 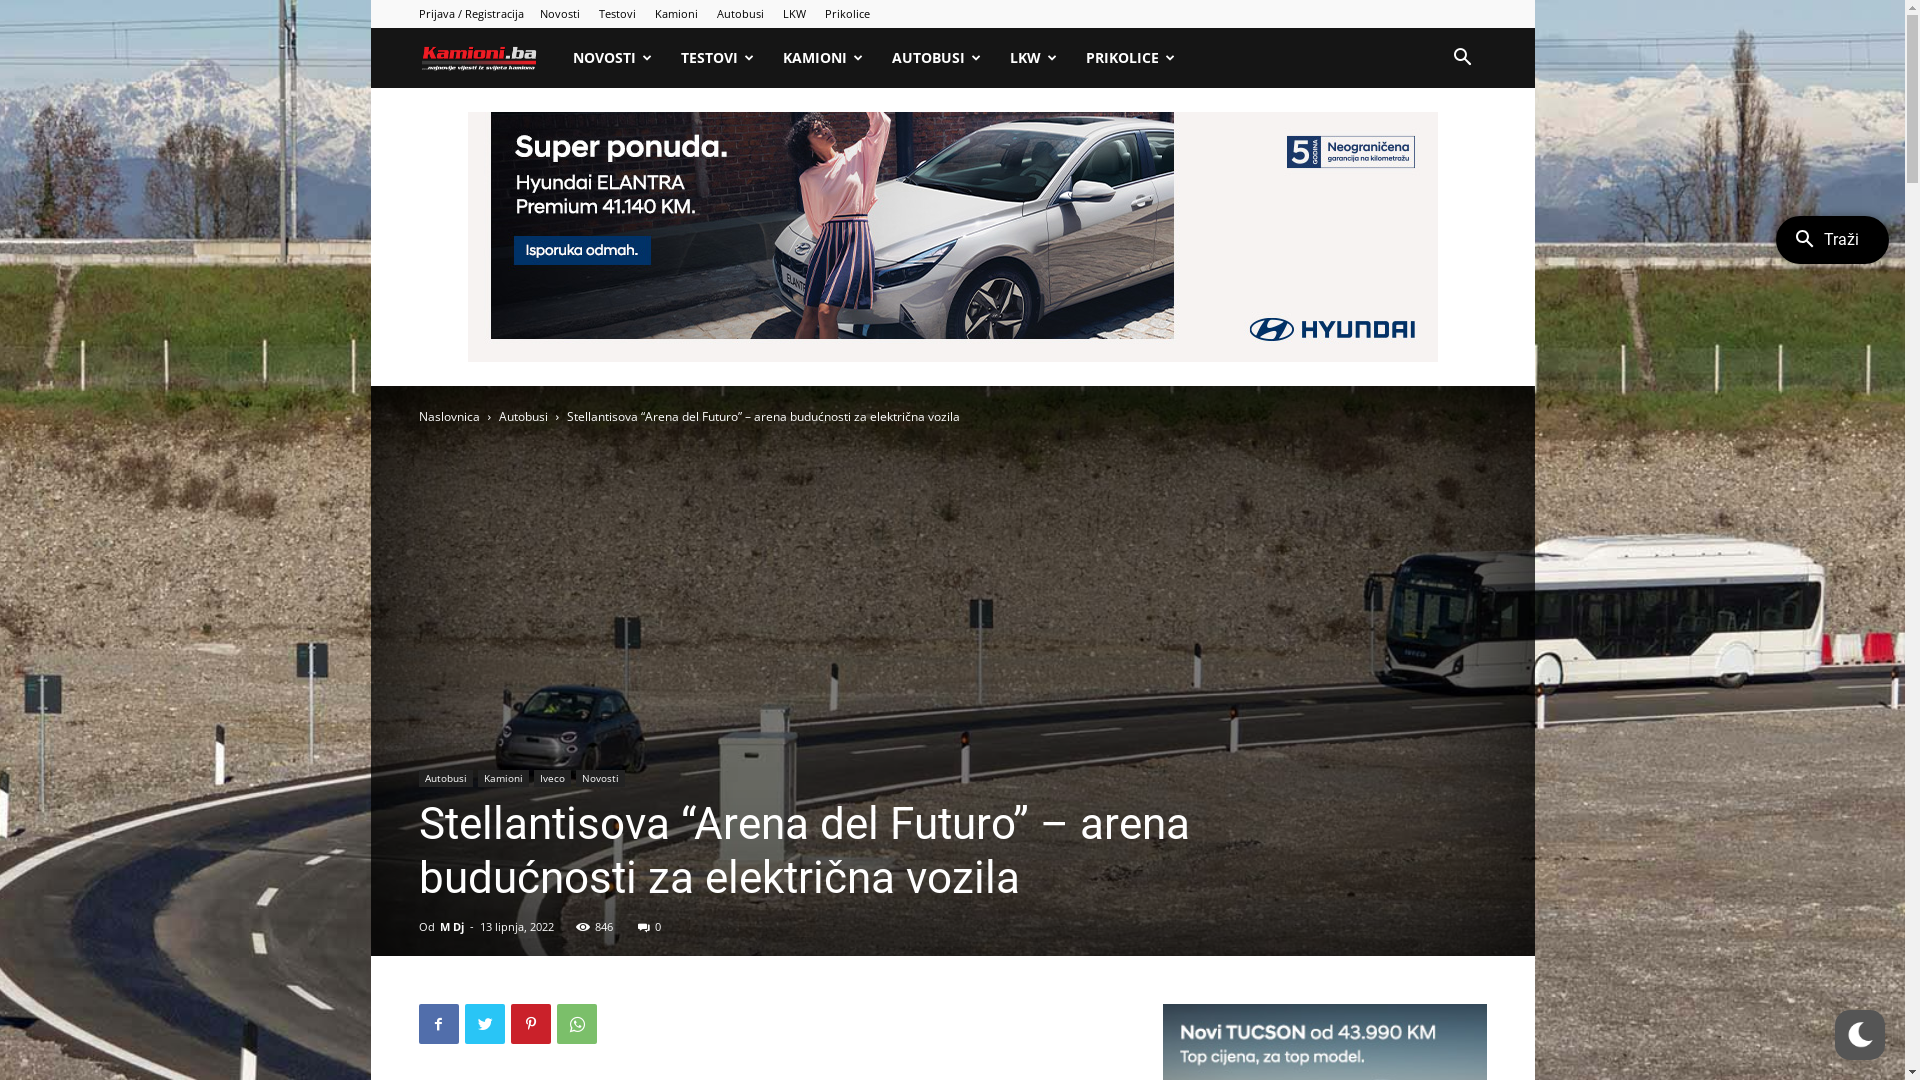 What do you see at coordinates (575, 1023) in the screenshot?
I see `'WhatsApp'` at bounding box center [575, 1023].